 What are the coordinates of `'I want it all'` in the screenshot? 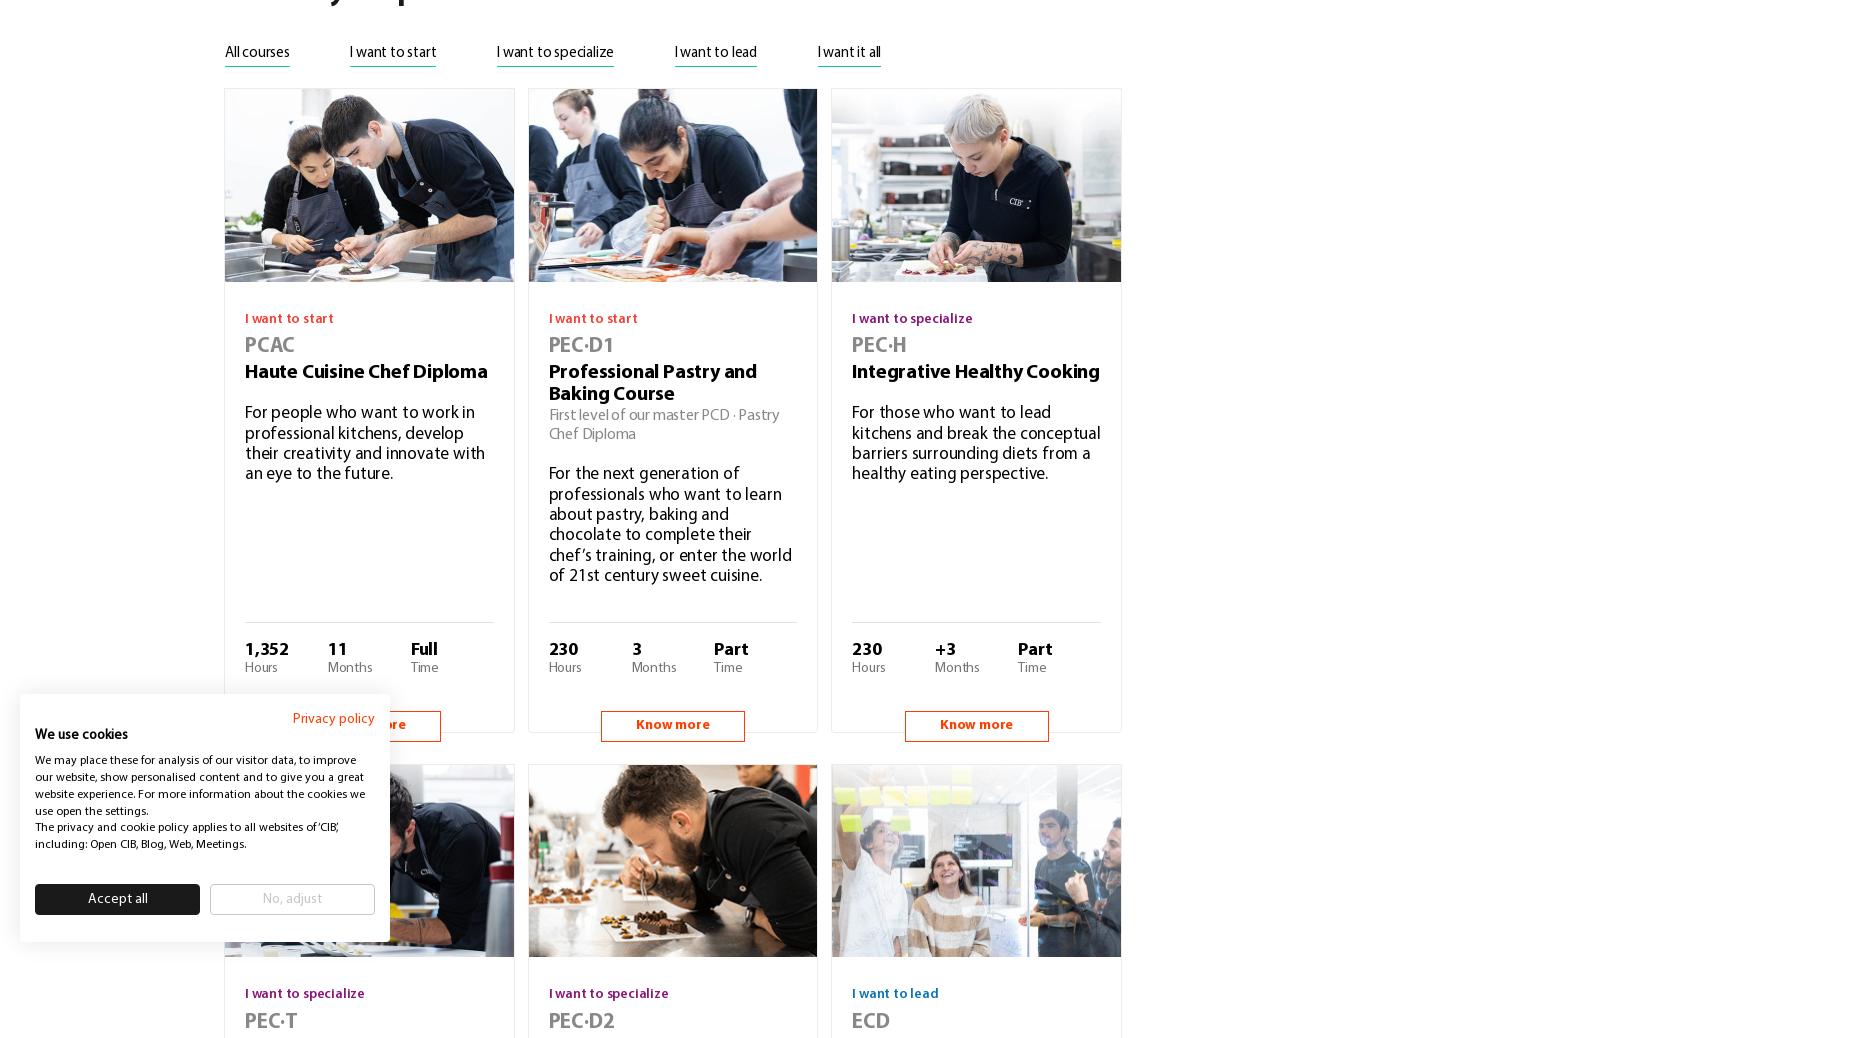 It's located at (848, 52).